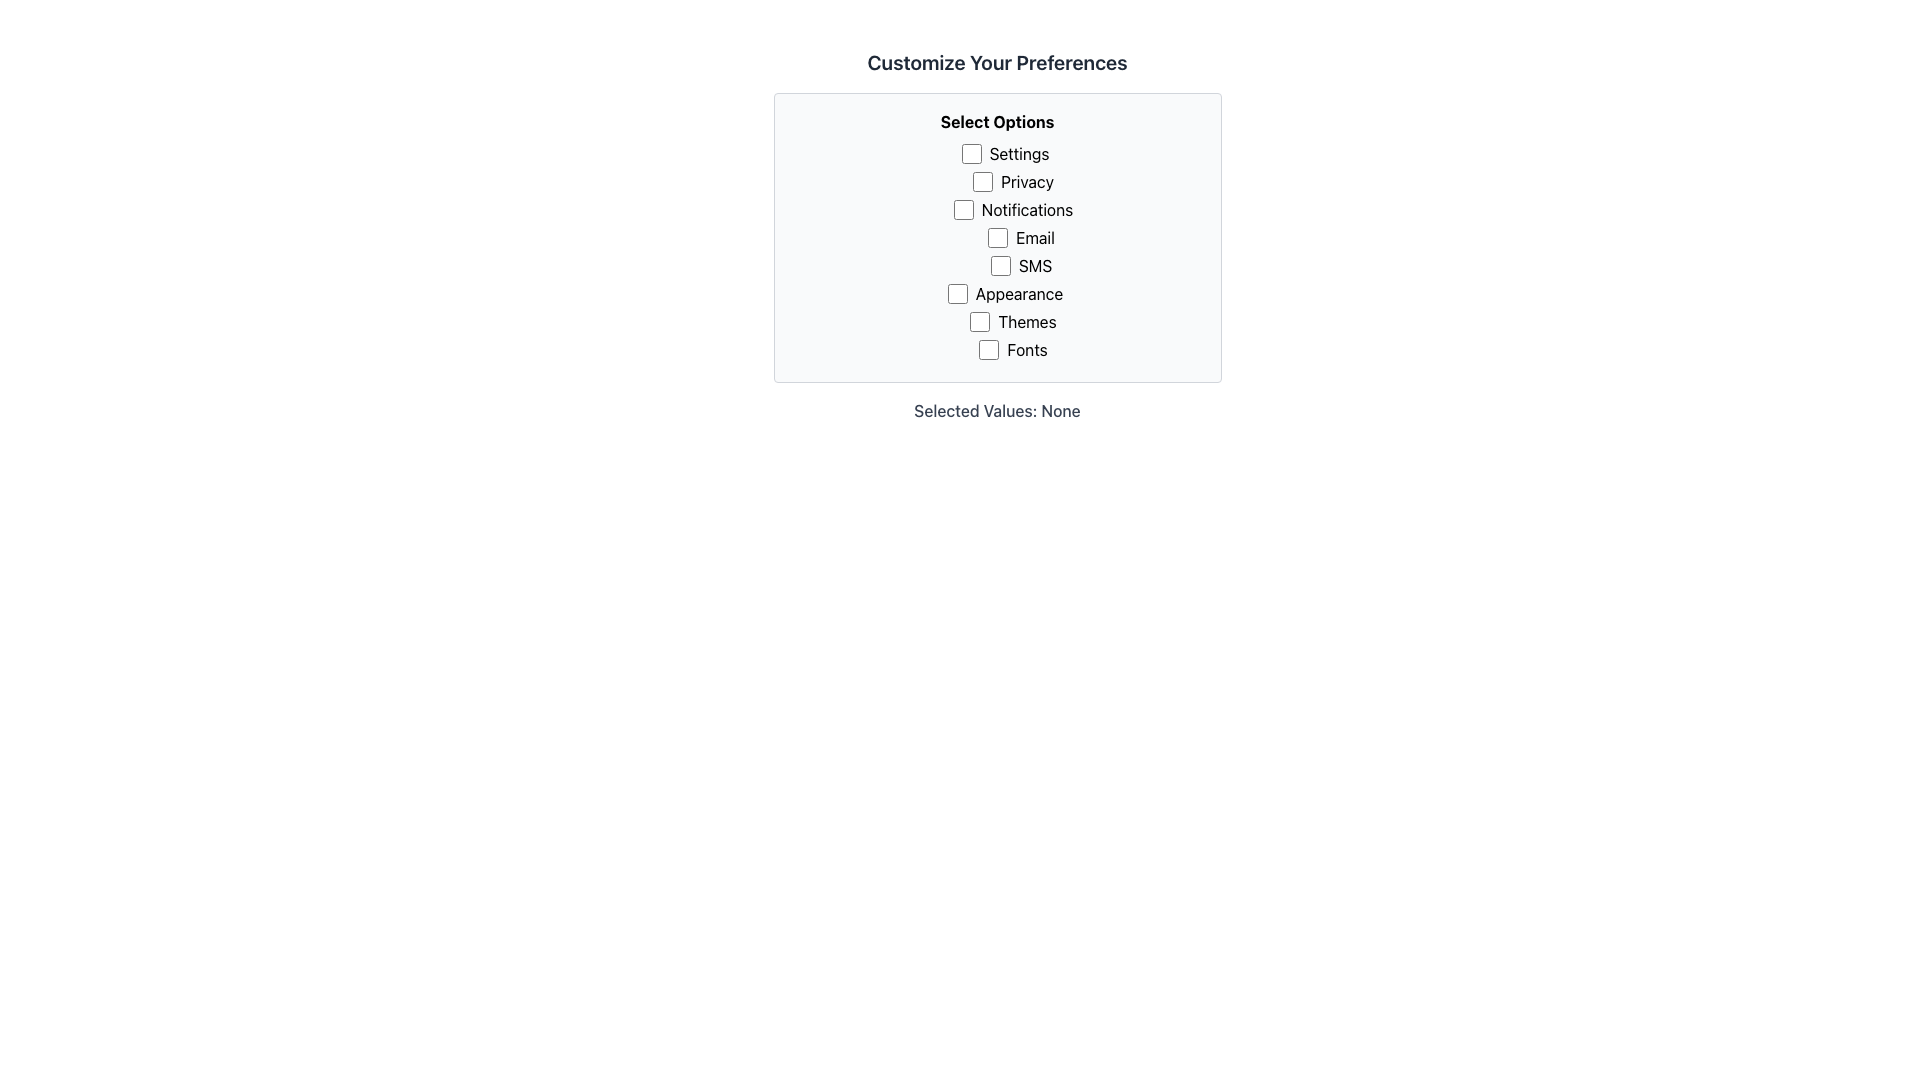  I want to click on the checkbox located next to the 'Privacy' label, so click(983, 181).